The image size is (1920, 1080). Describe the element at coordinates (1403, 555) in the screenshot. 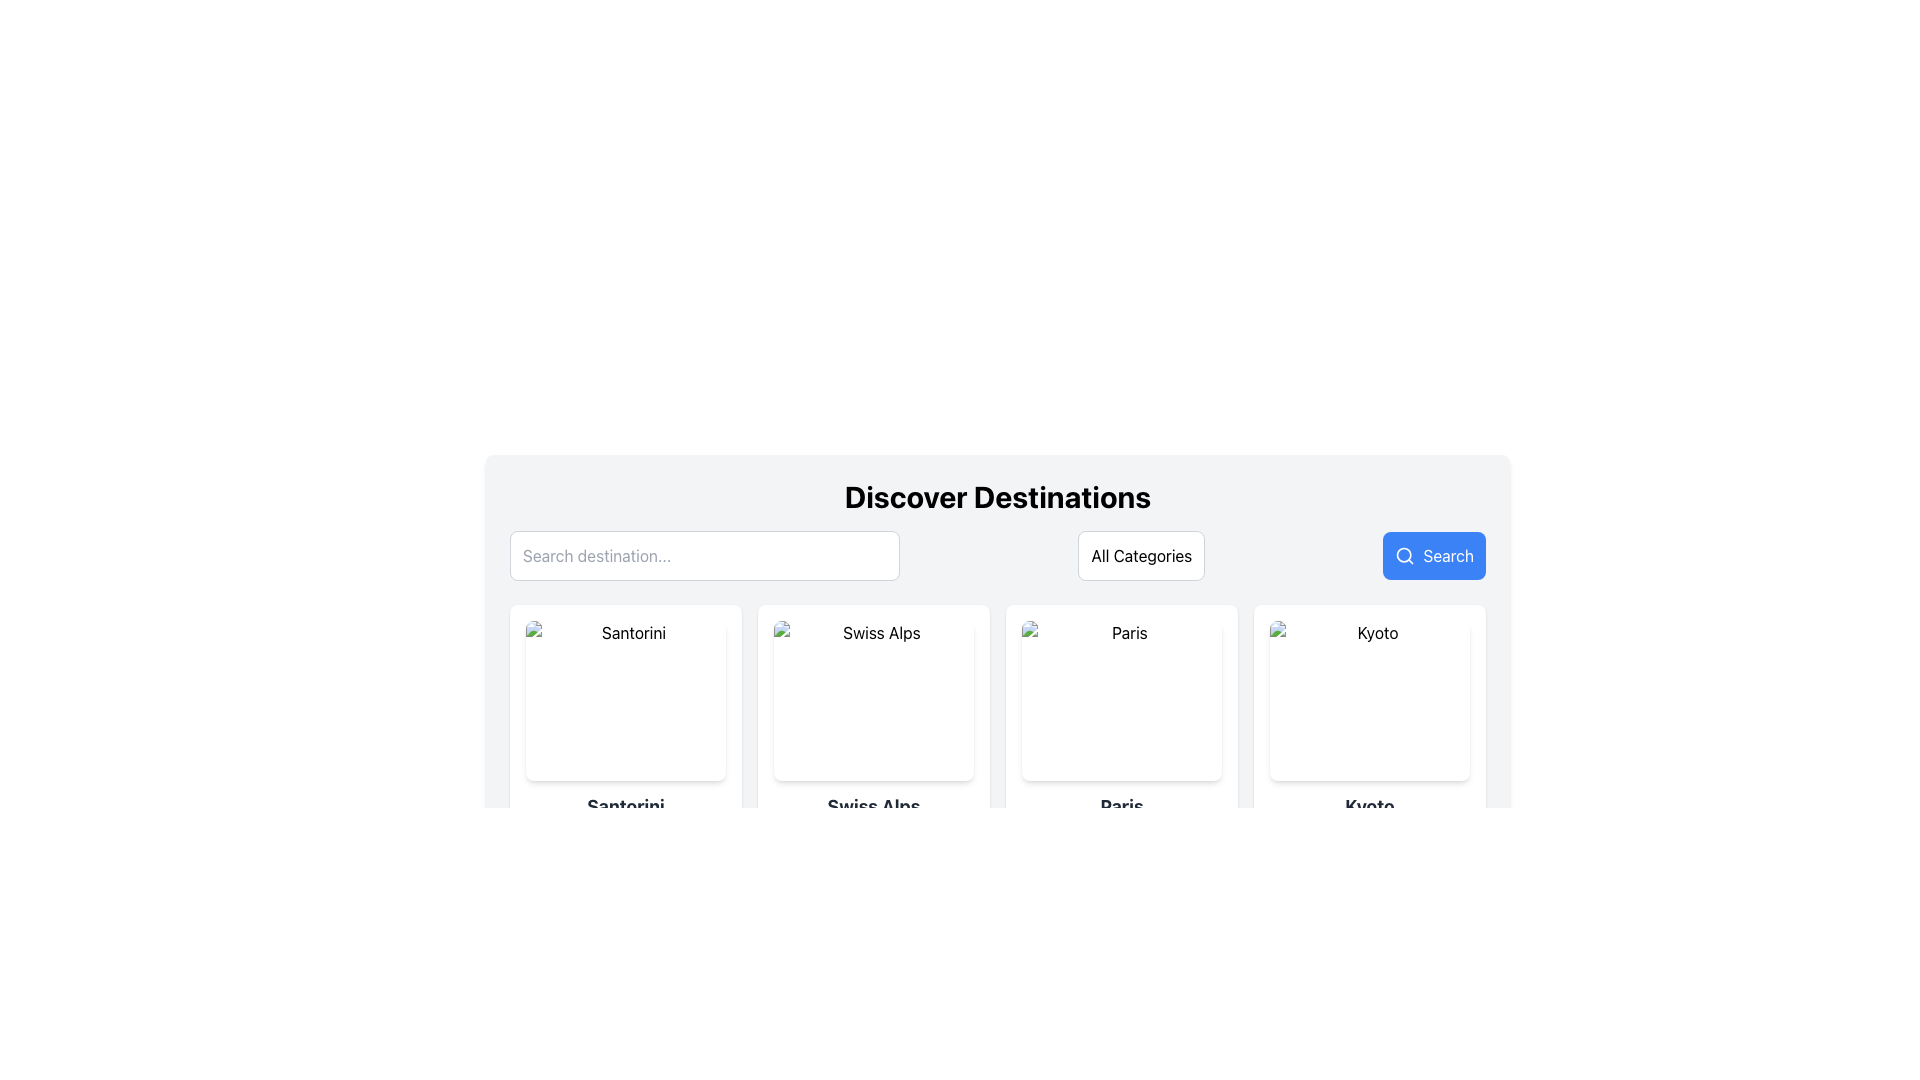

I see `the circular portion of the magnifying glass icon, which symbolizes the search functionality, located to the right of the 'Search' button` at that location.